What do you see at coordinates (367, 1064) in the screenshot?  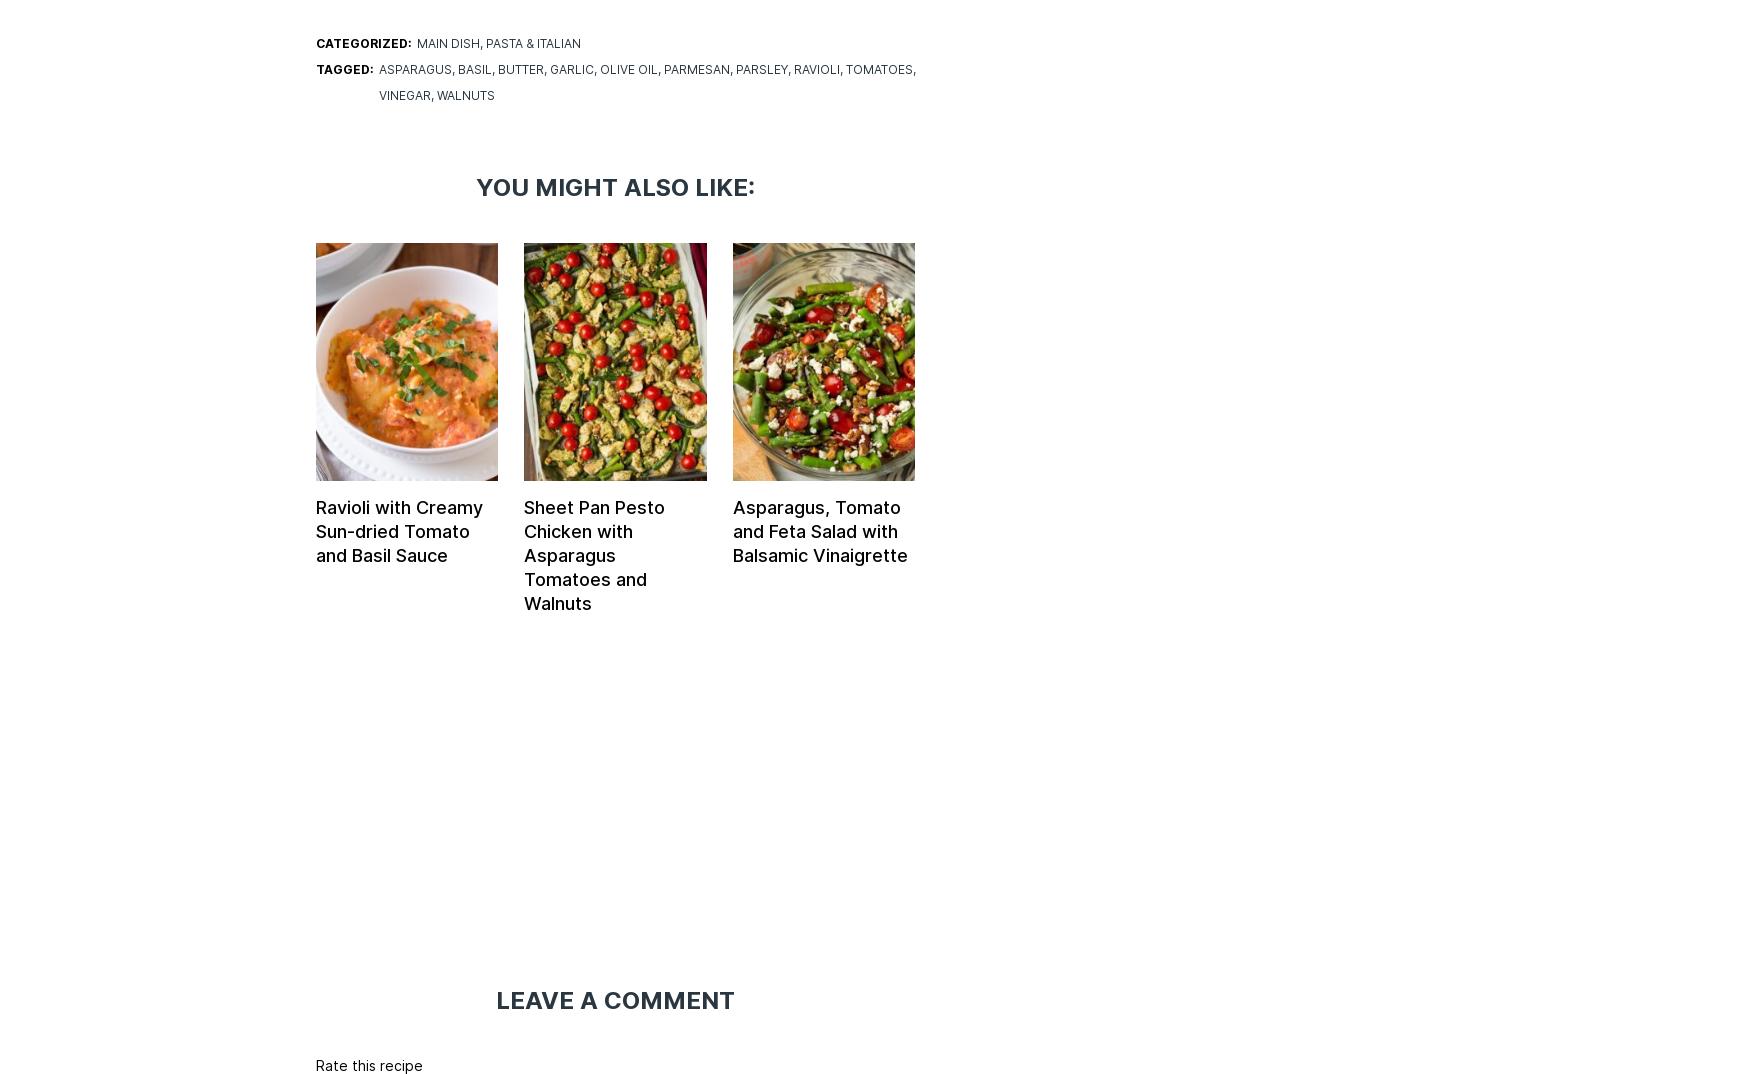 I see `'Rate this recipe'` at bounding box center [367, 1064].